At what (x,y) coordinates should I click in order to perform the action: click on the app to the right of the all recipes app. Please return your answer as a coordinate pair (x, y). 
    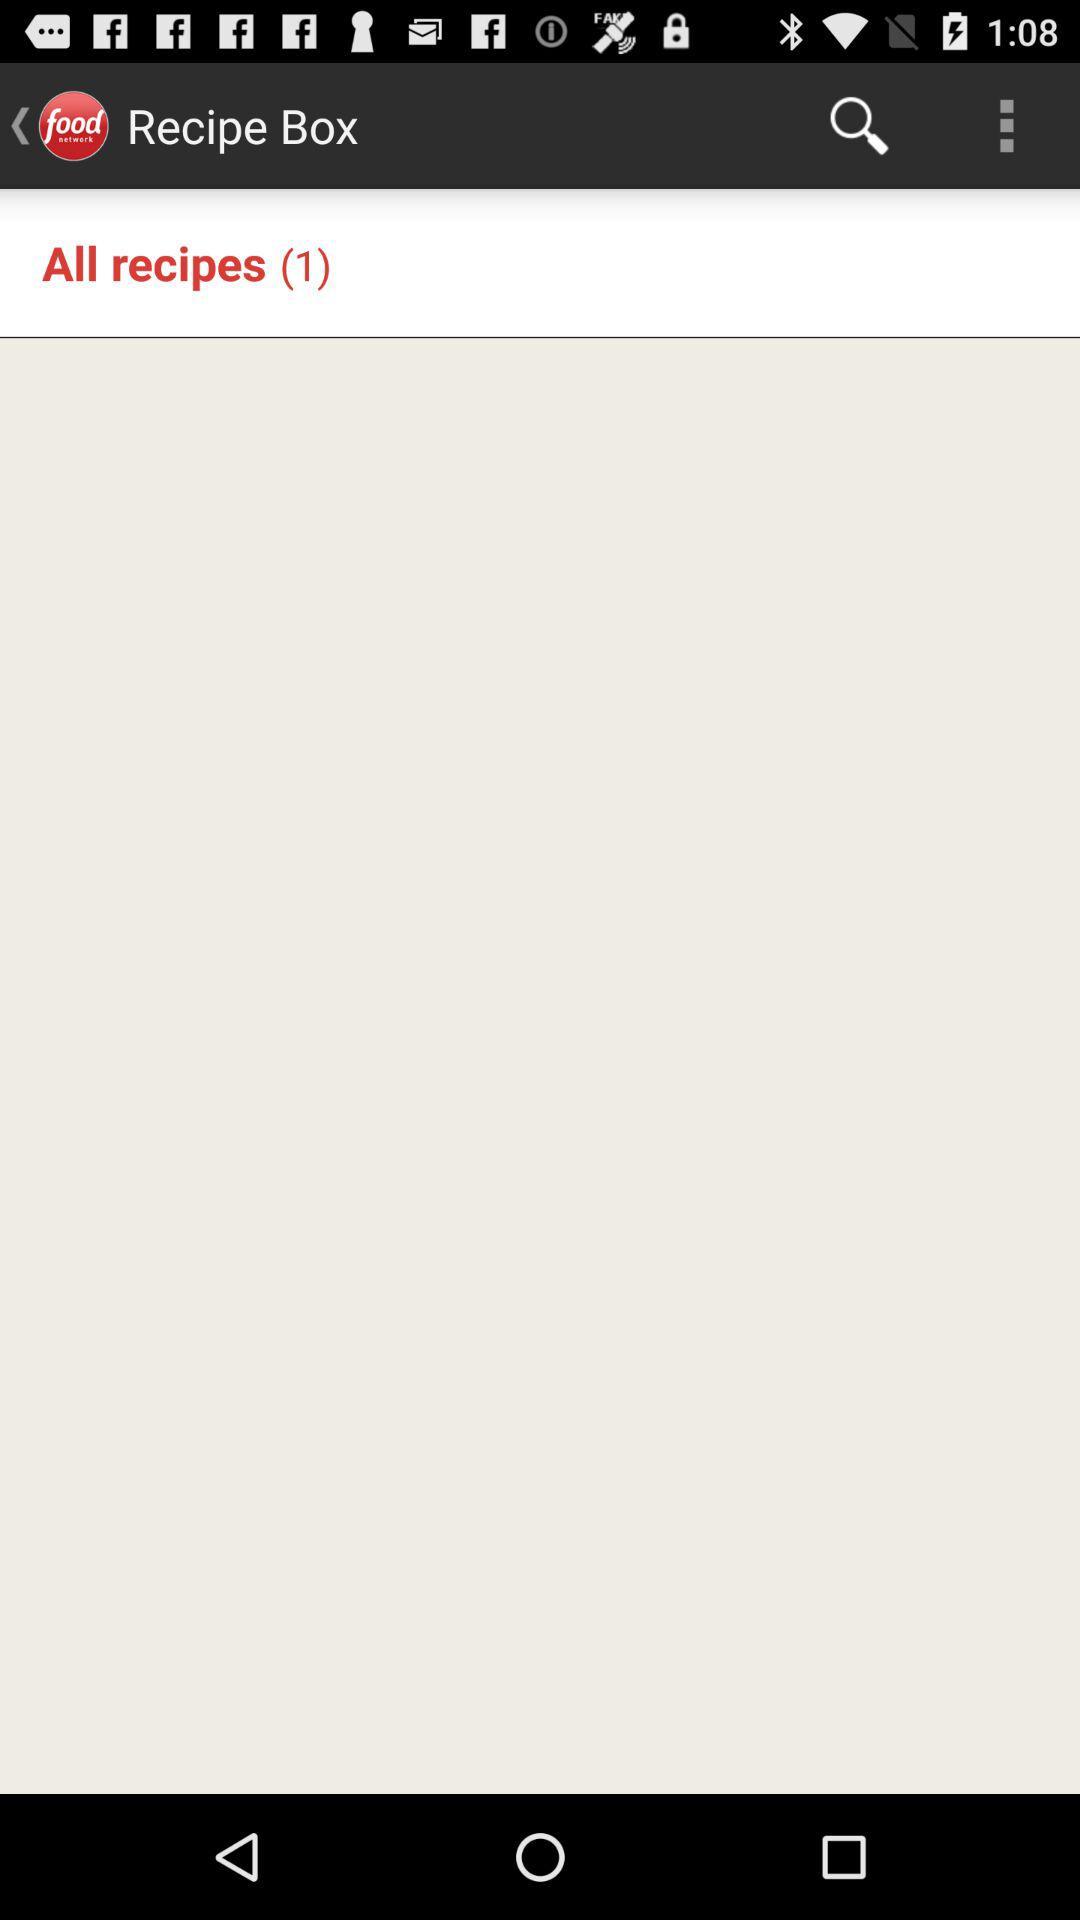
    Looking at the image, I should click on (305, 263).